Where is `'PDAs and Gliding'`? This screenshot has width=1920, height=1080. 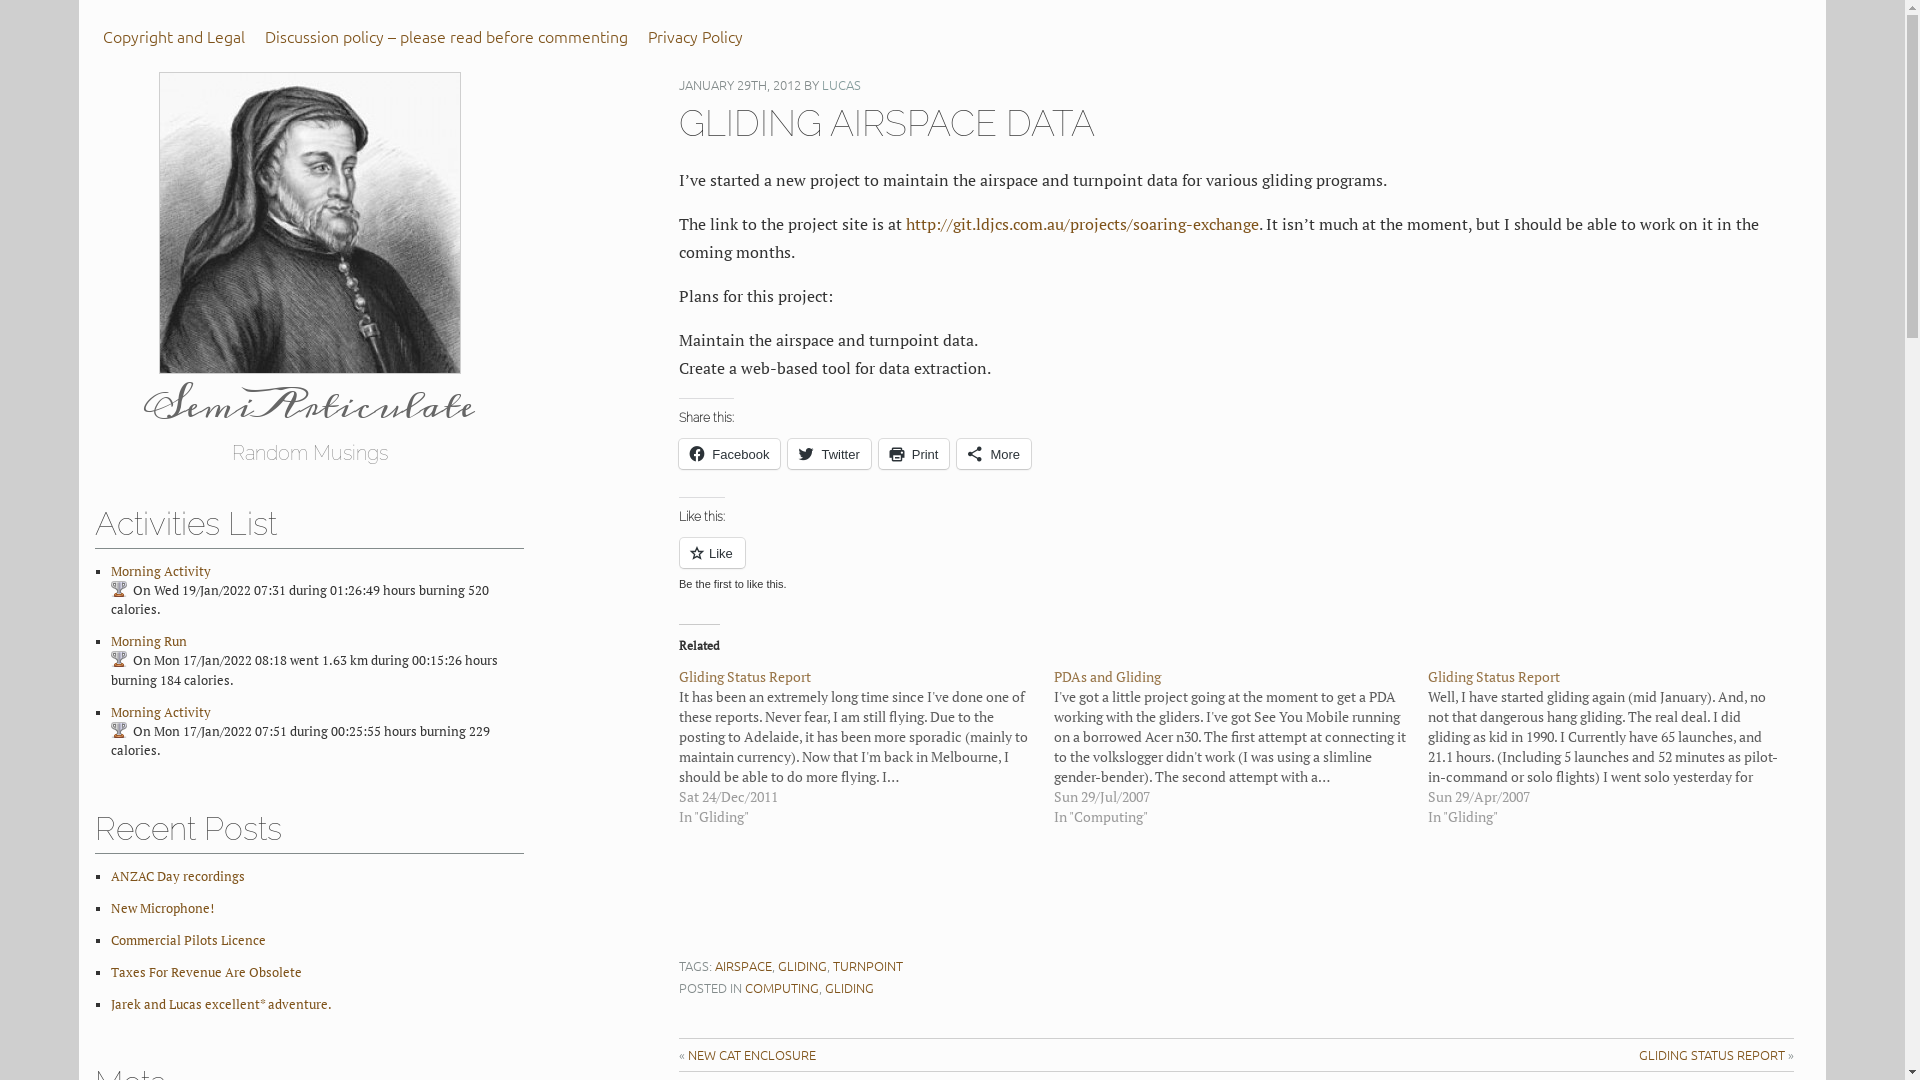
'PDAs and Gliding' is located at coordinates (1106, 675).